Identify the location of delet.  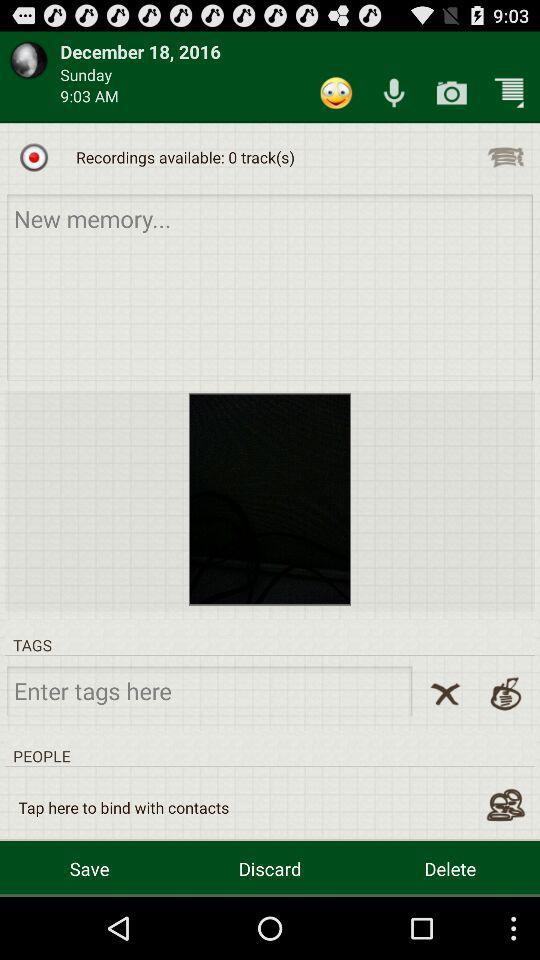
(445, 694).